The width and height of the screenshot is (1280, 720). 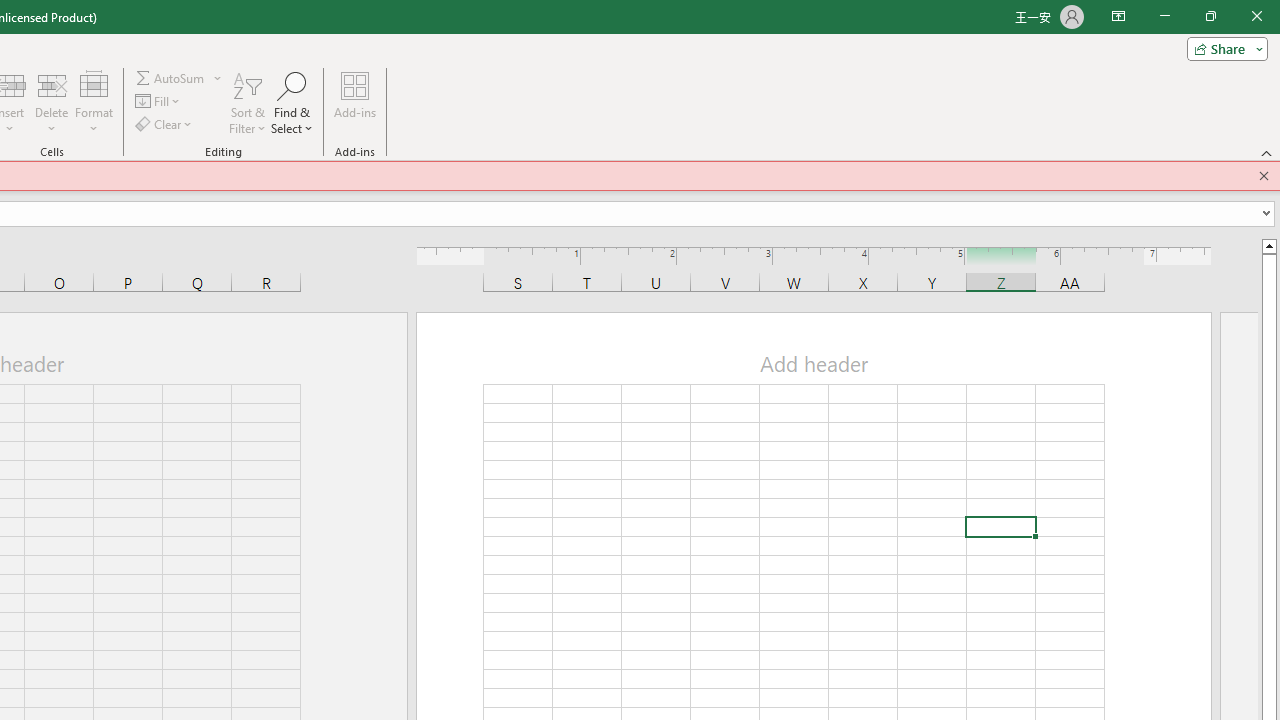 I want to click on 'Sort & Filter', so click(x=246, y=103).